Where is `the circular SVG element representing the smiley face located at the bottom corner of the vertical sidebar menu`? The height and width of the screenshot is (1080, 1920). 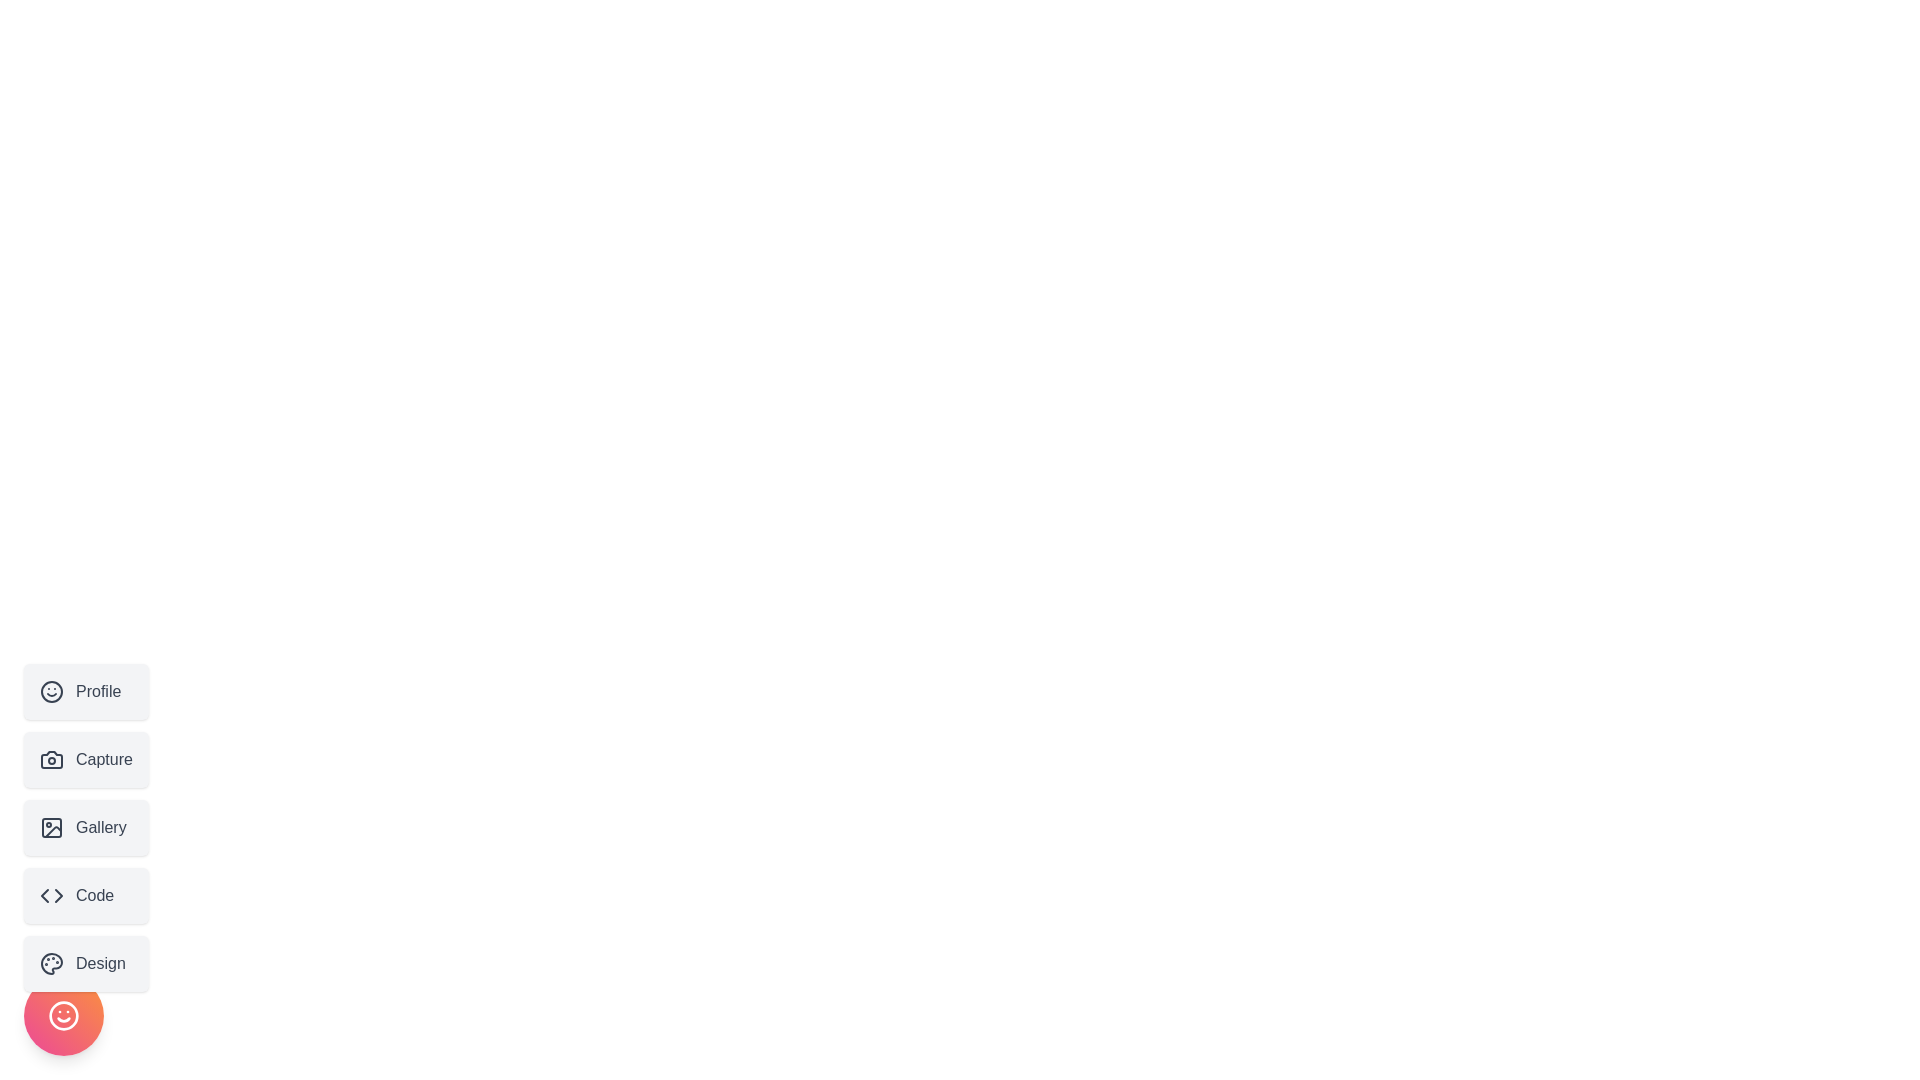
the circular SVG element representing the smiley face located at the bottom corner of the vertical sidebar menu is located at coordinates (63, 1015).